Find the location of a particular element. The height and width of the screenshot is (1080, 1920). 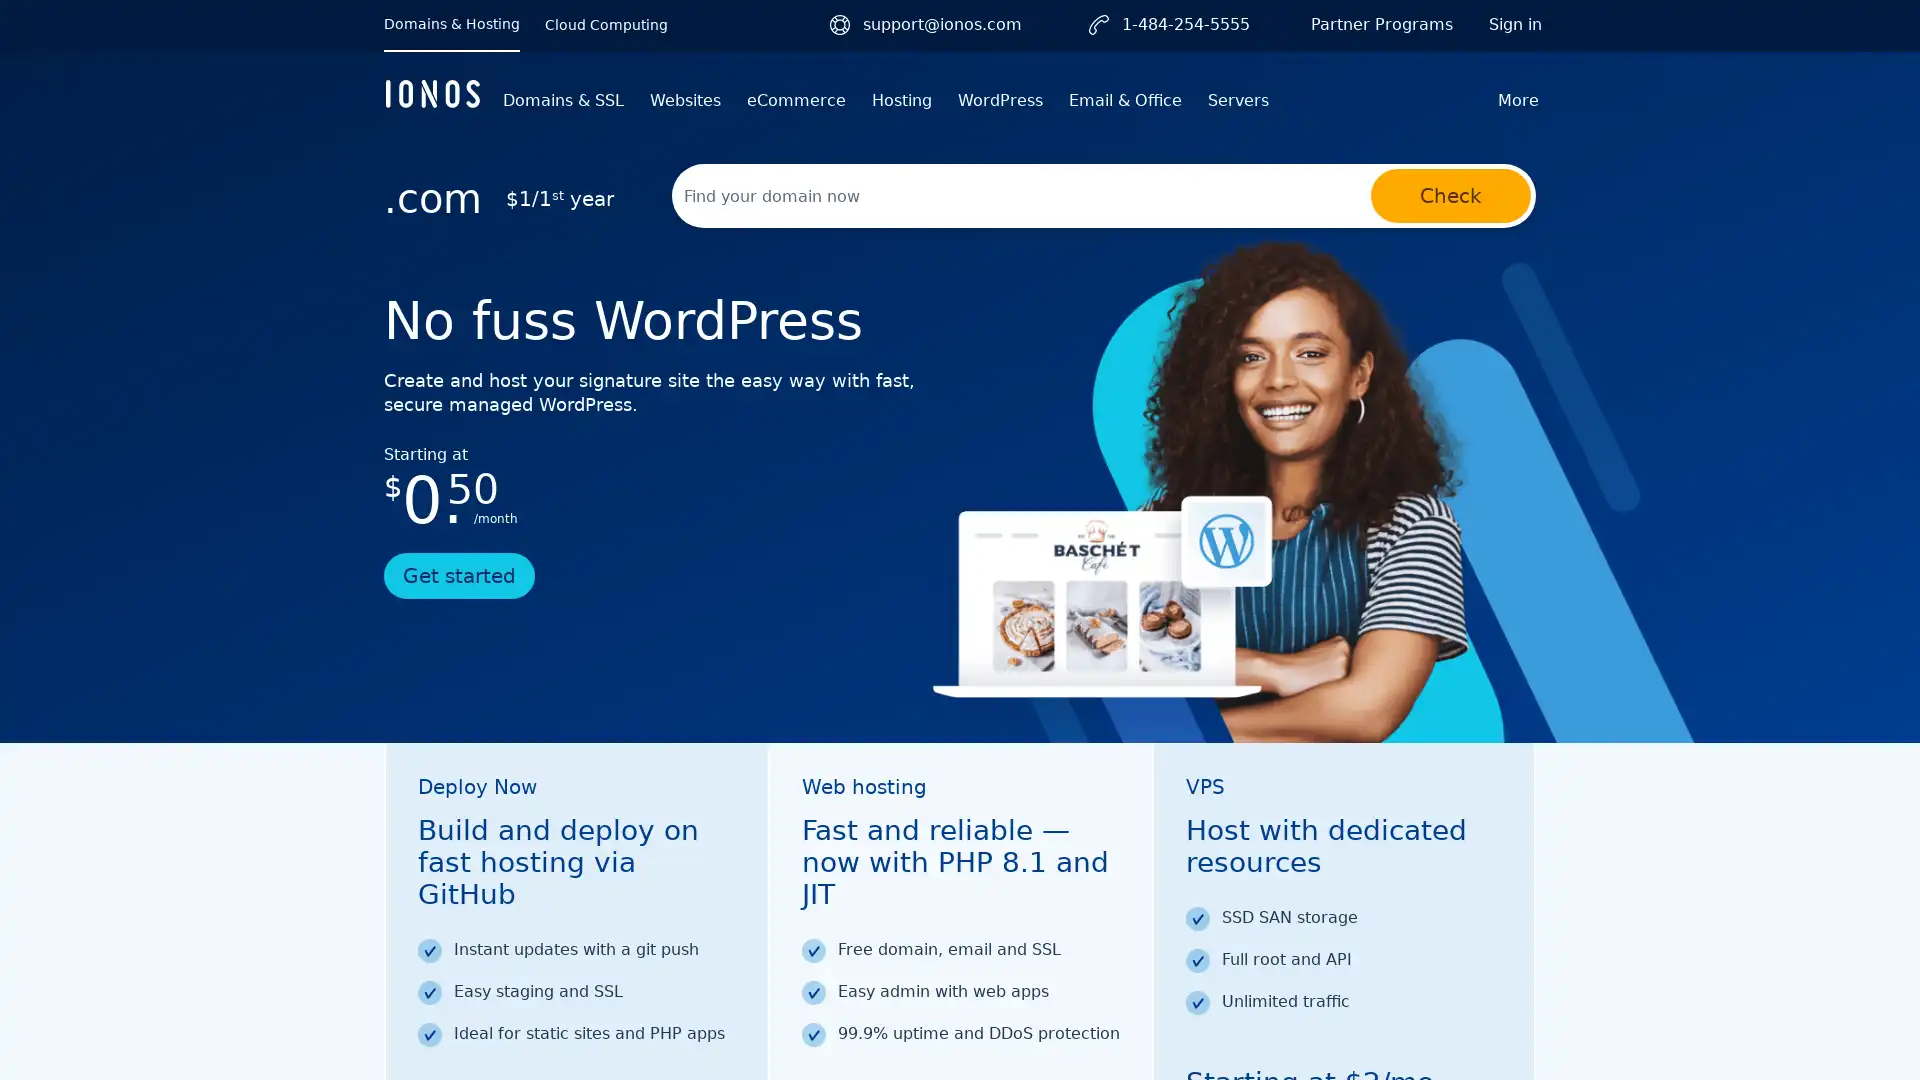

WordPress is located at coordinates (1000, 100).